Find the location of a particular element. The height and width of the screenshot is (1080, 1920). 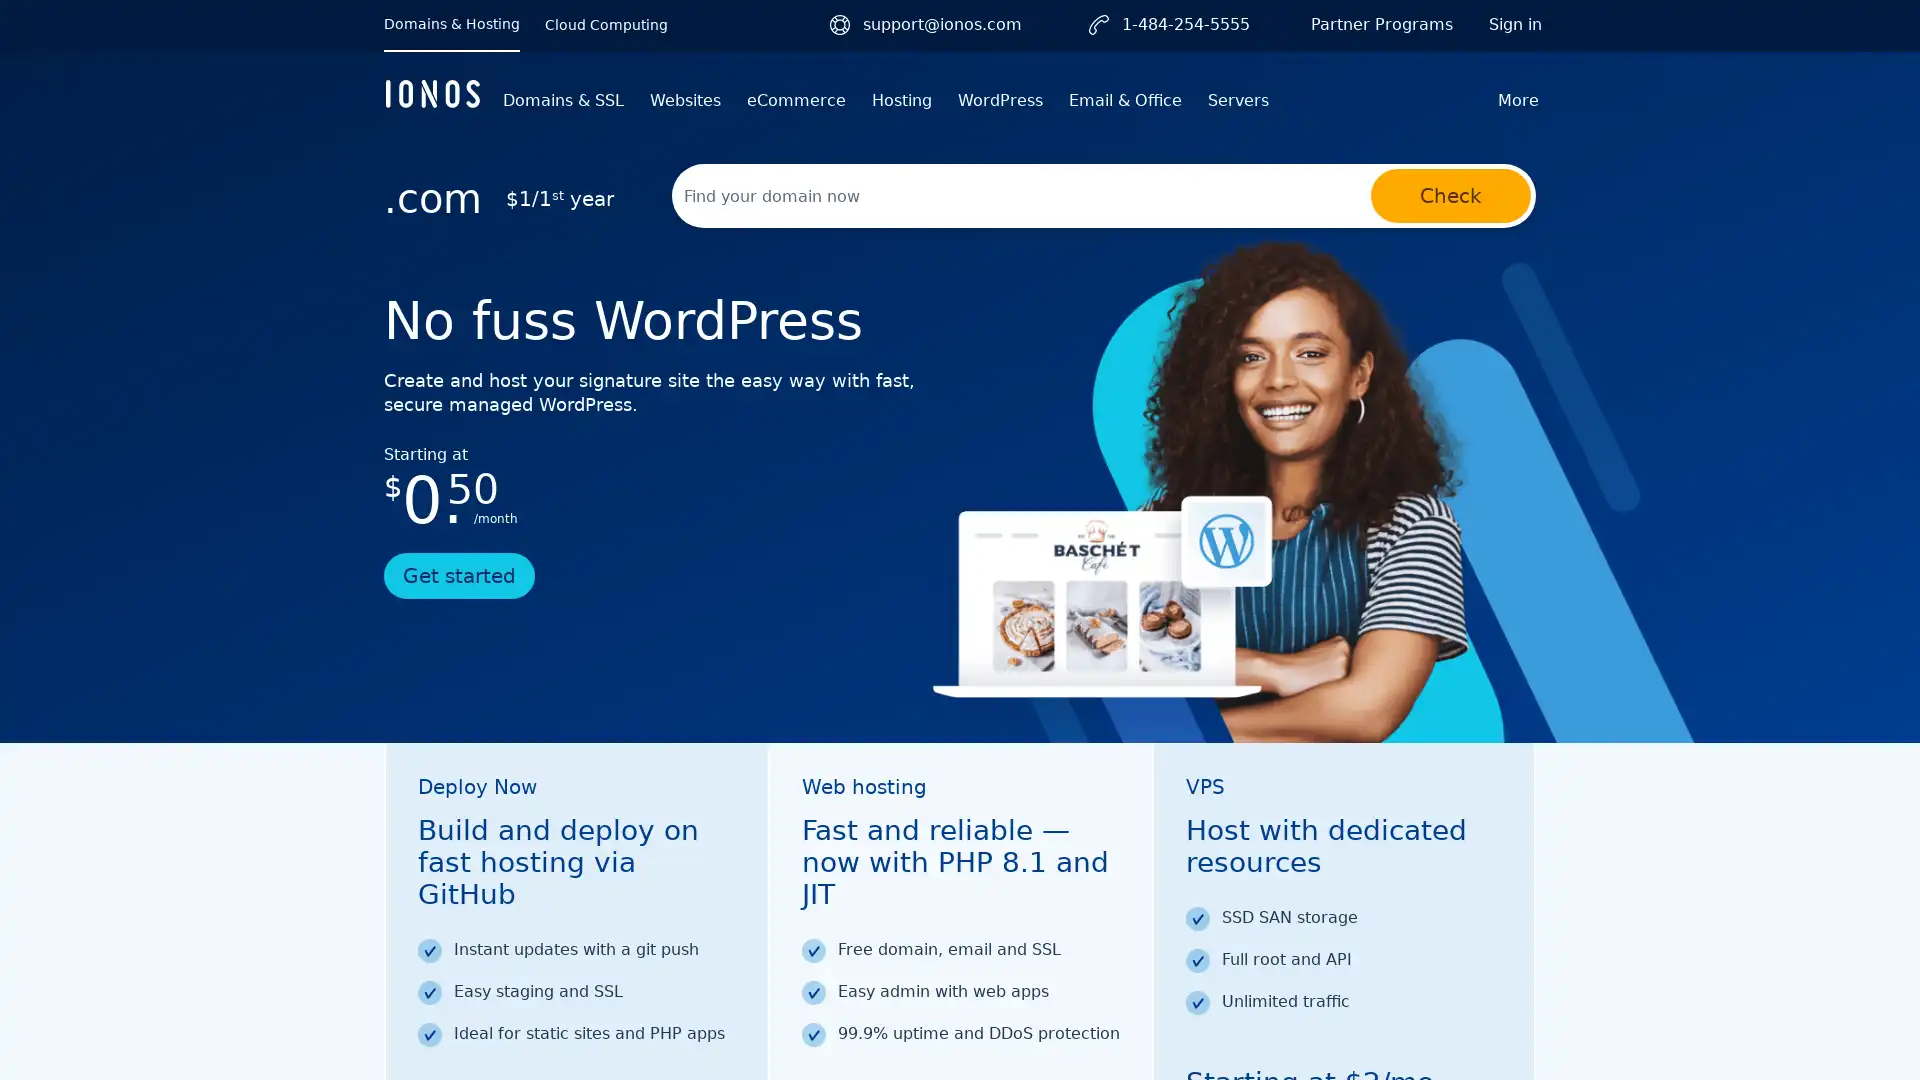

WordPress is located at coordinates (1000, 100).